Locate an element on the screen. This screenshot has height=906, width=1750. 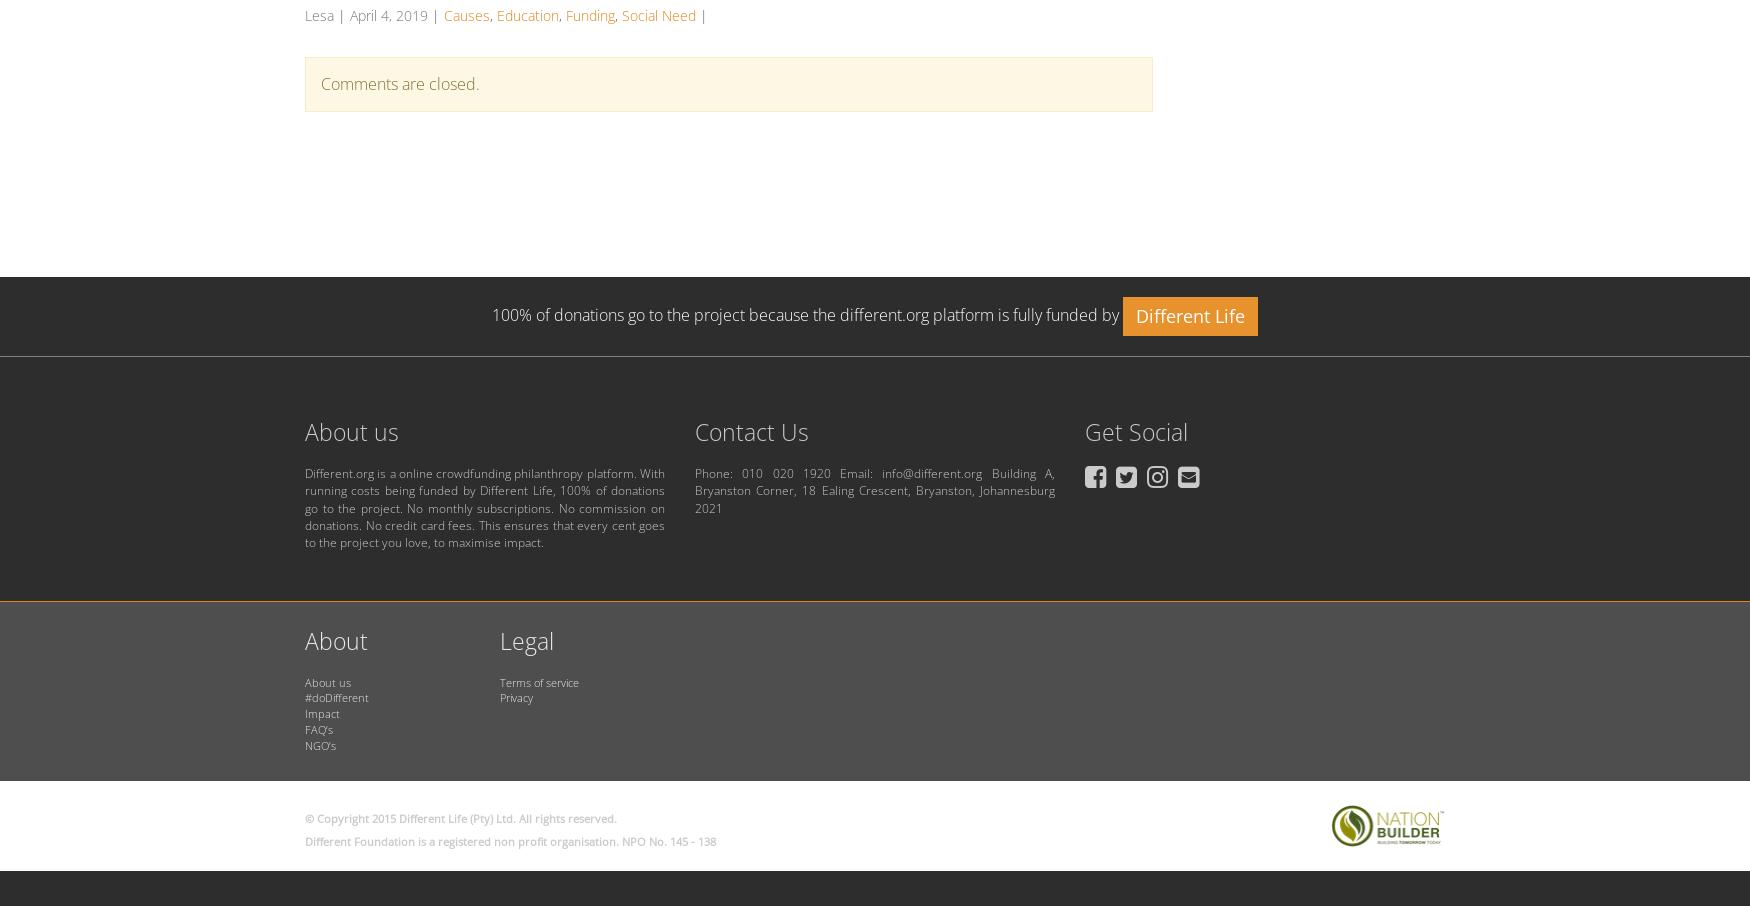
'© Copyright 2015 Different Life (Pty) Ltd. All rights reserved.' is located at coordinates (304, 816).